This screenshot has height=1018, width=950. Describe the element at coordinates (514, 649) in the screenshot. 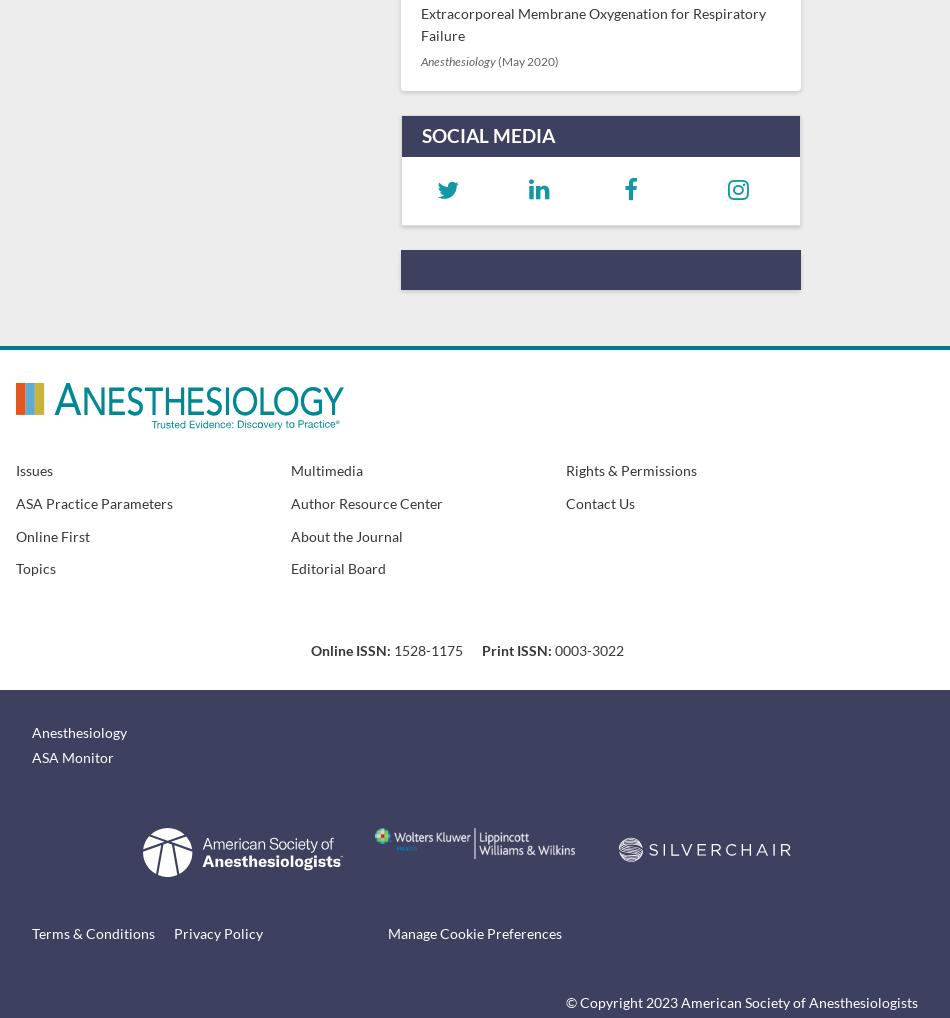

I see `'Print ISSN'` at that location.